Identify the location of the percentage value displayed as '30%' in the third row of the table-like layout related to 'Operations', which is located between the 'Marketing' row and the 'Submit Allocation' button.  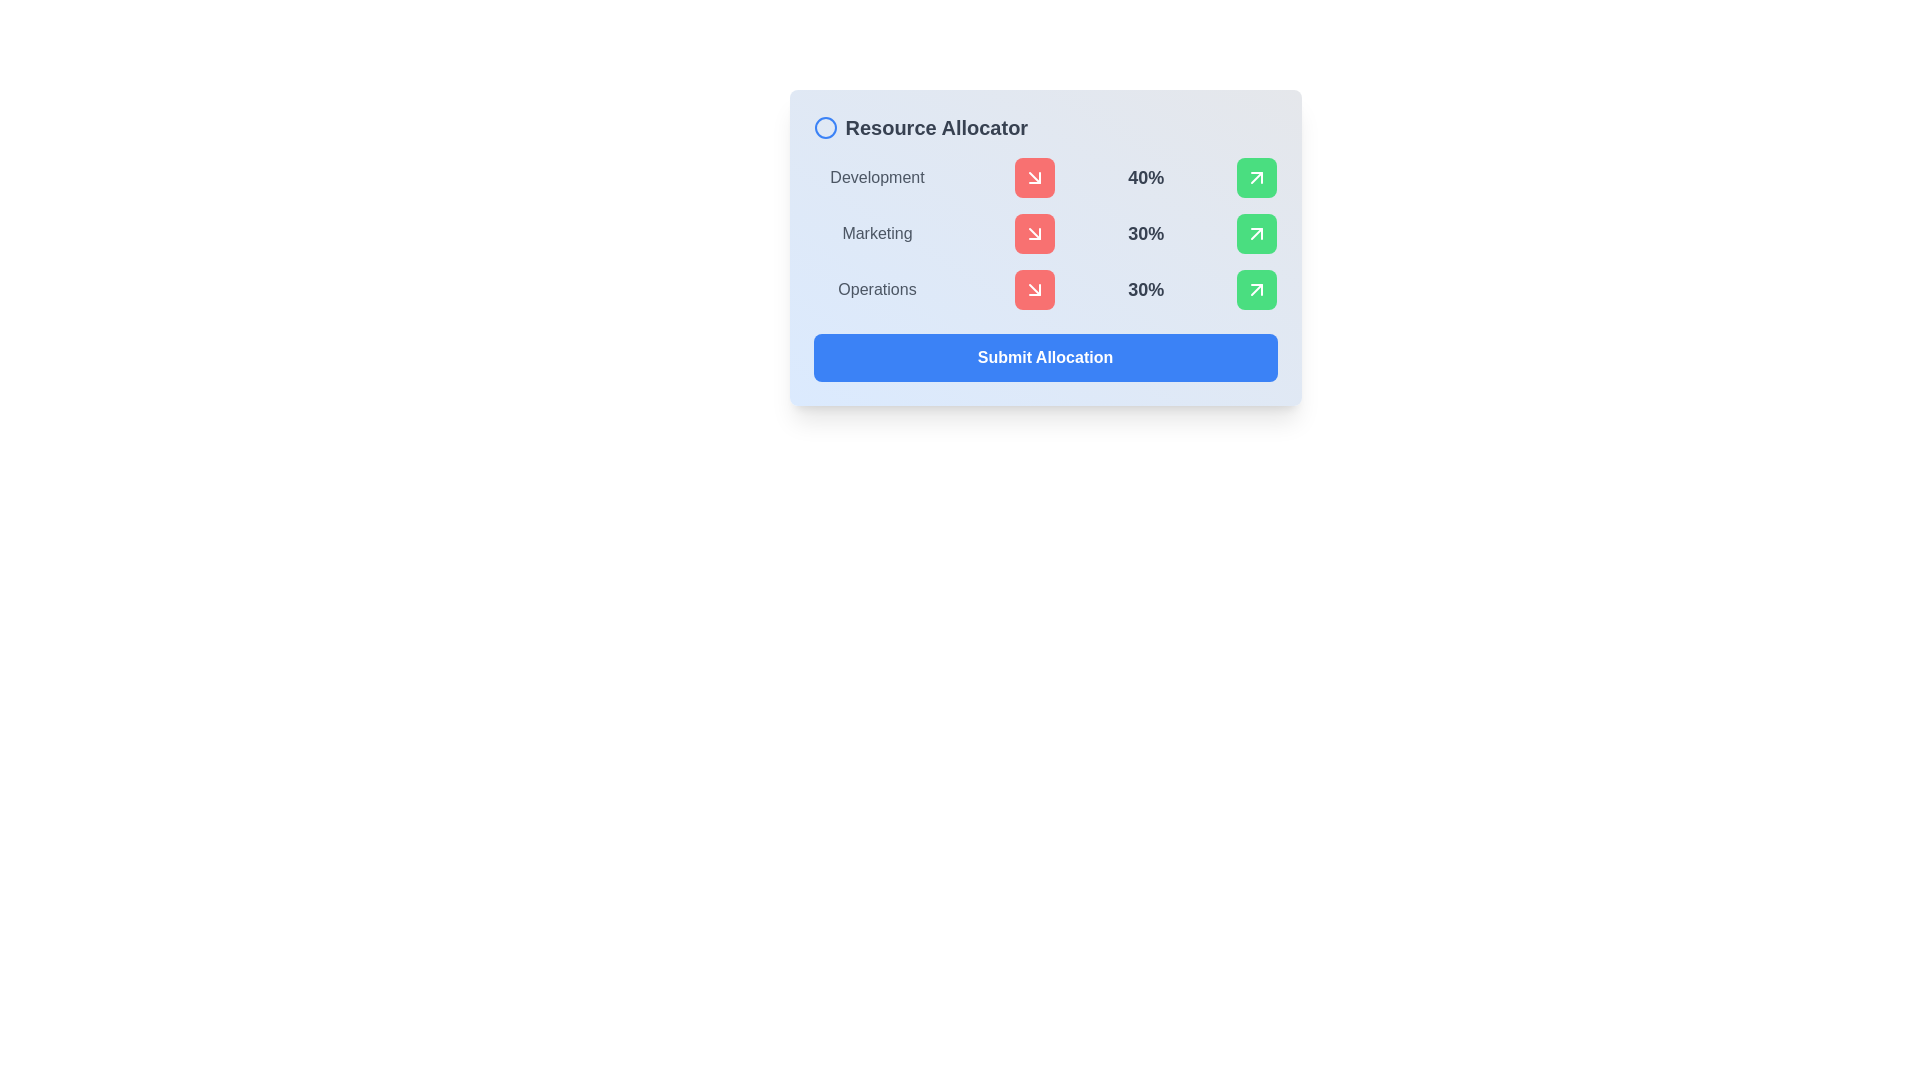
(1044, 289).